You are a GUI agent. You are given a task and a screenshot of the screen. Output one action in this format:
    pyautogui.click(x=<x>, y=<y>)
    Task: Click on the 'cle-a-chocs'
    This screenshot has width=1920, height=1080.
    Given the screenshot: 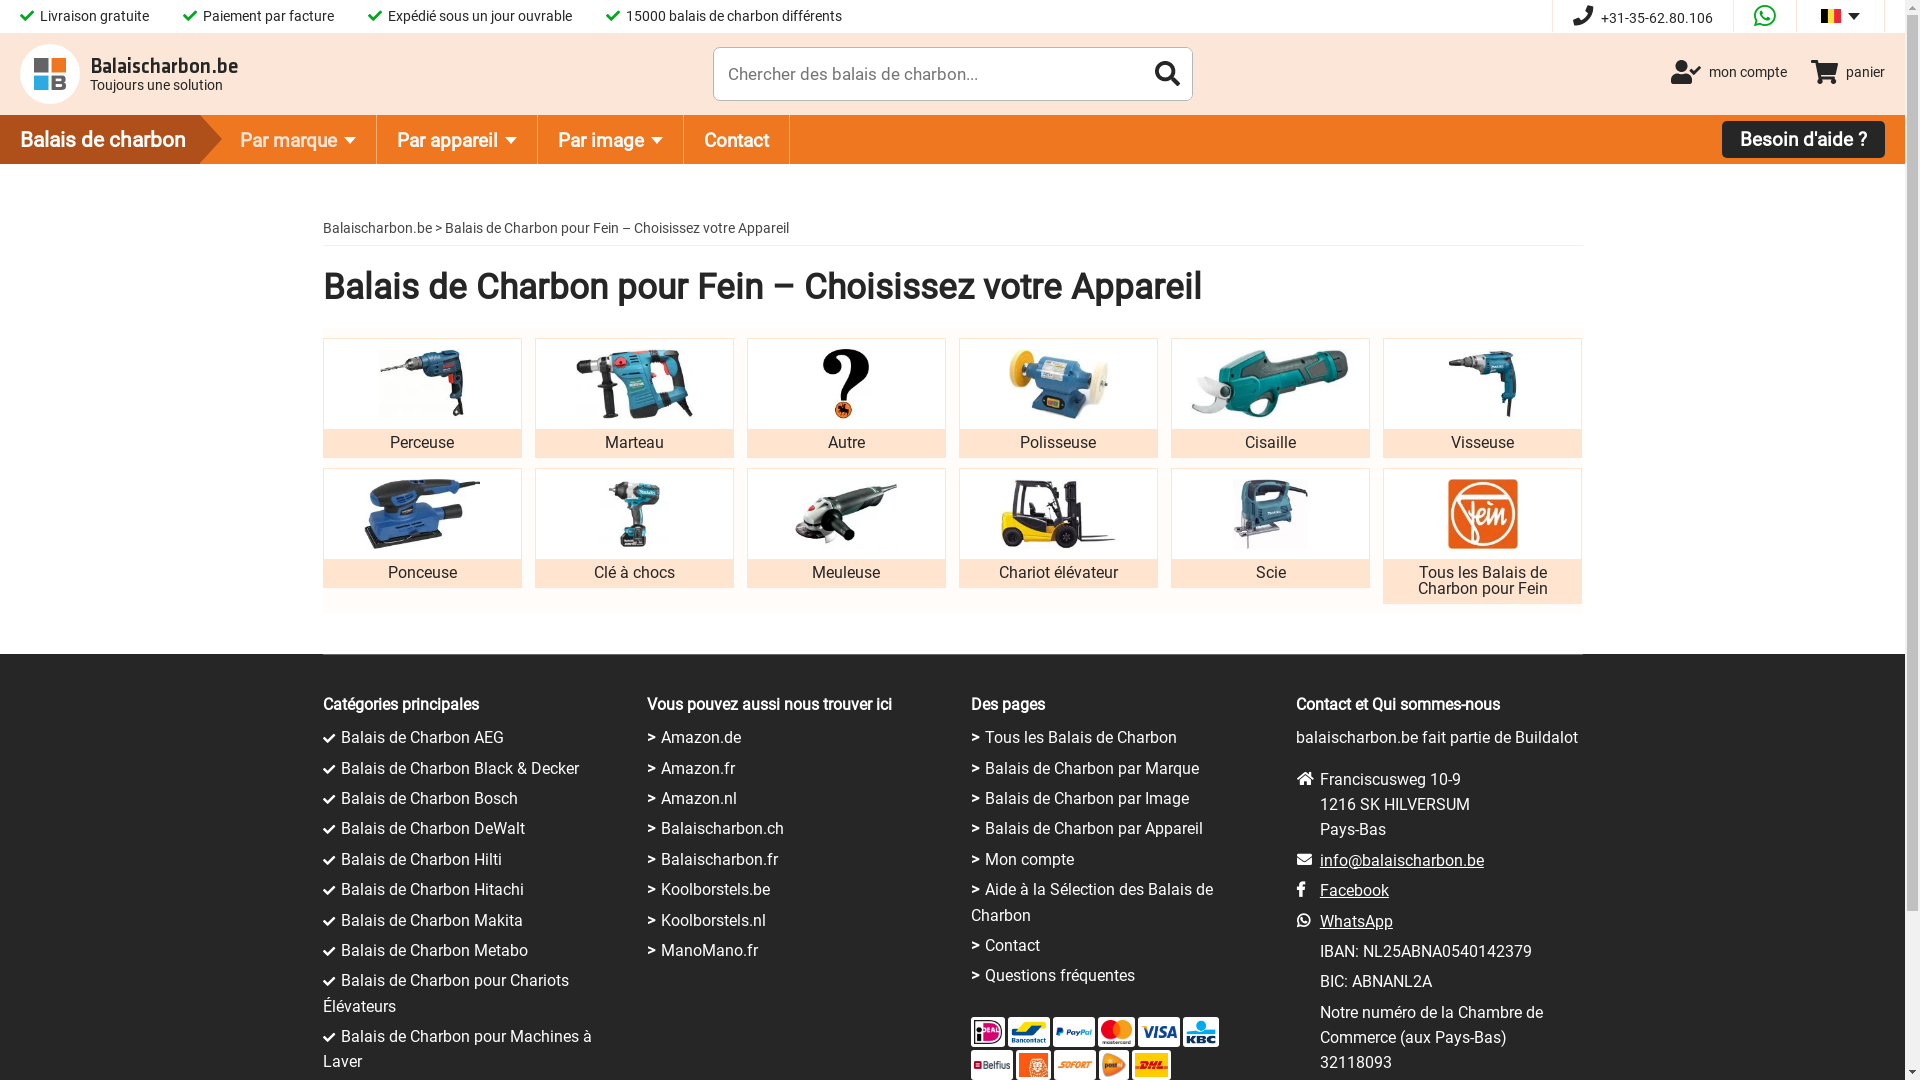 What is the action you would take?
    pyautogui.click(x=632, y=512)
    